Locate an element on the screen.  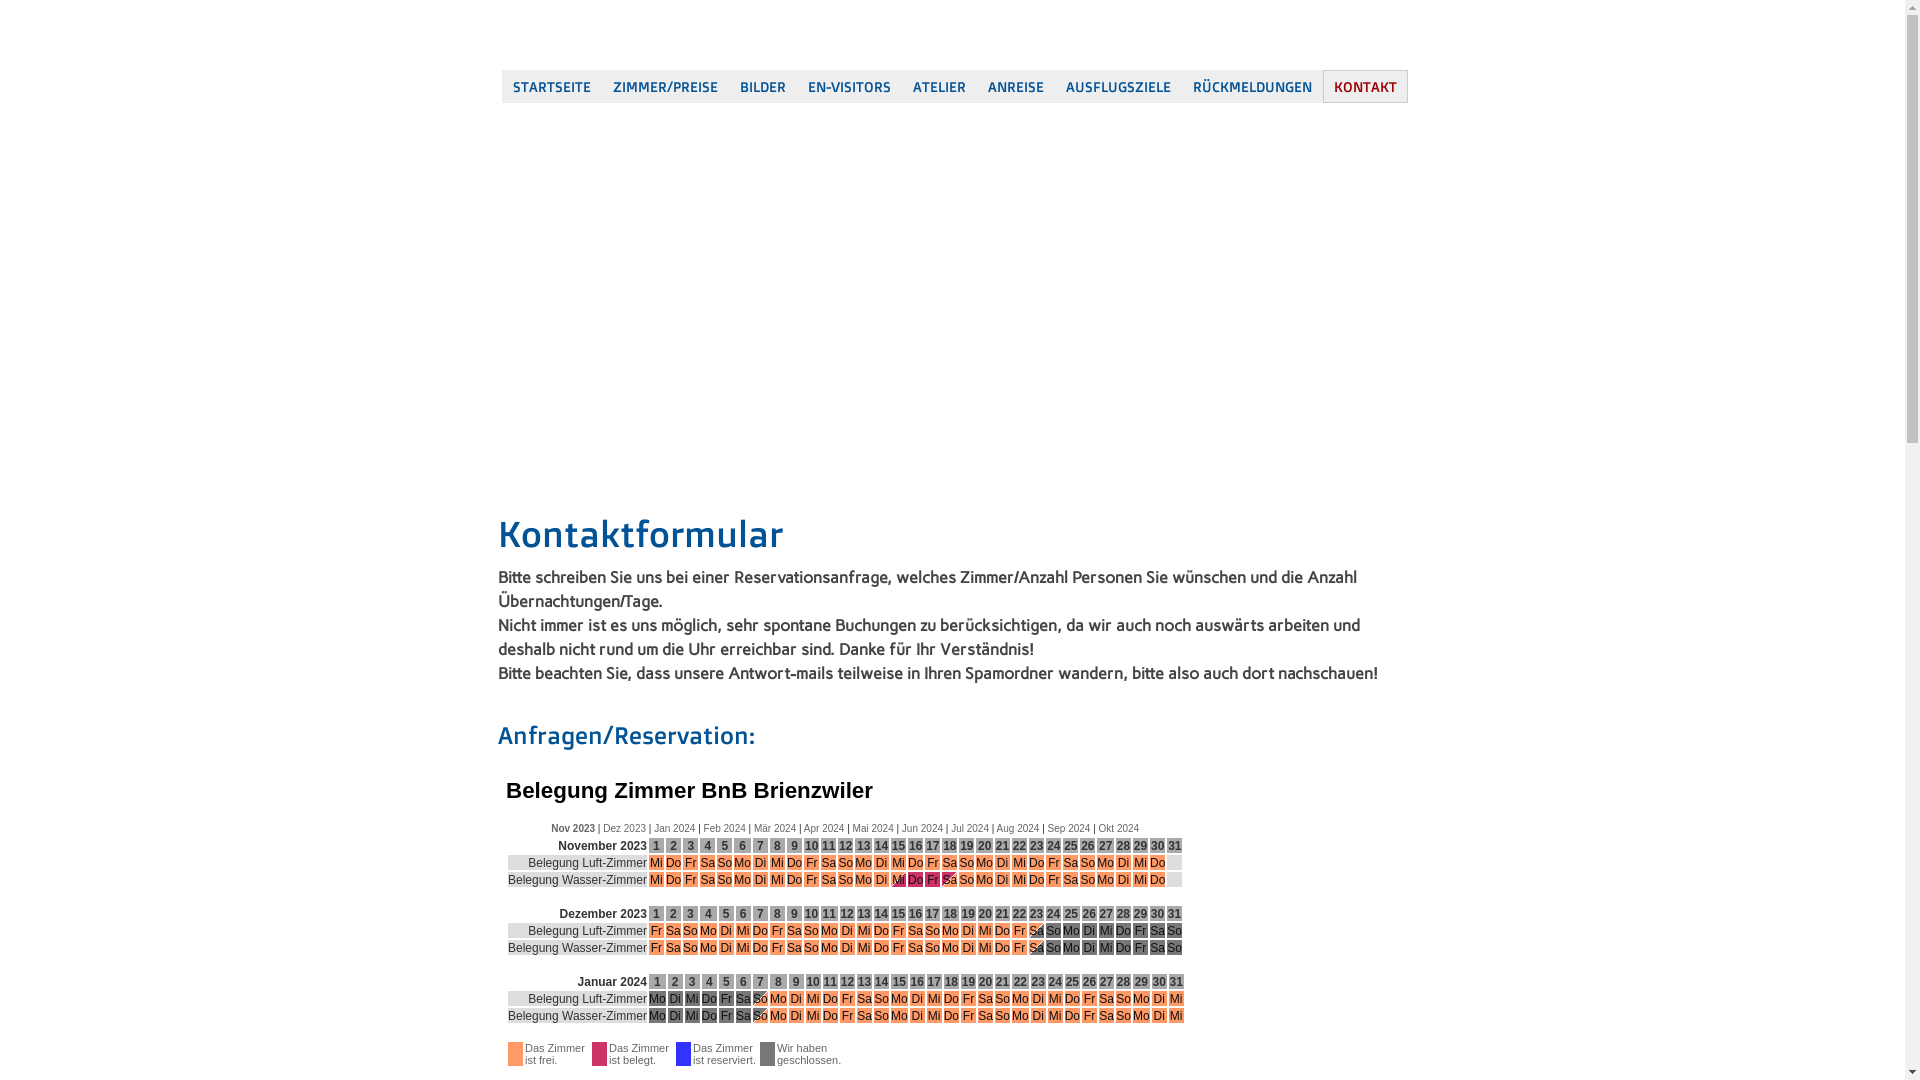
'STARTSEITE' is located at coordinates (502, 85).